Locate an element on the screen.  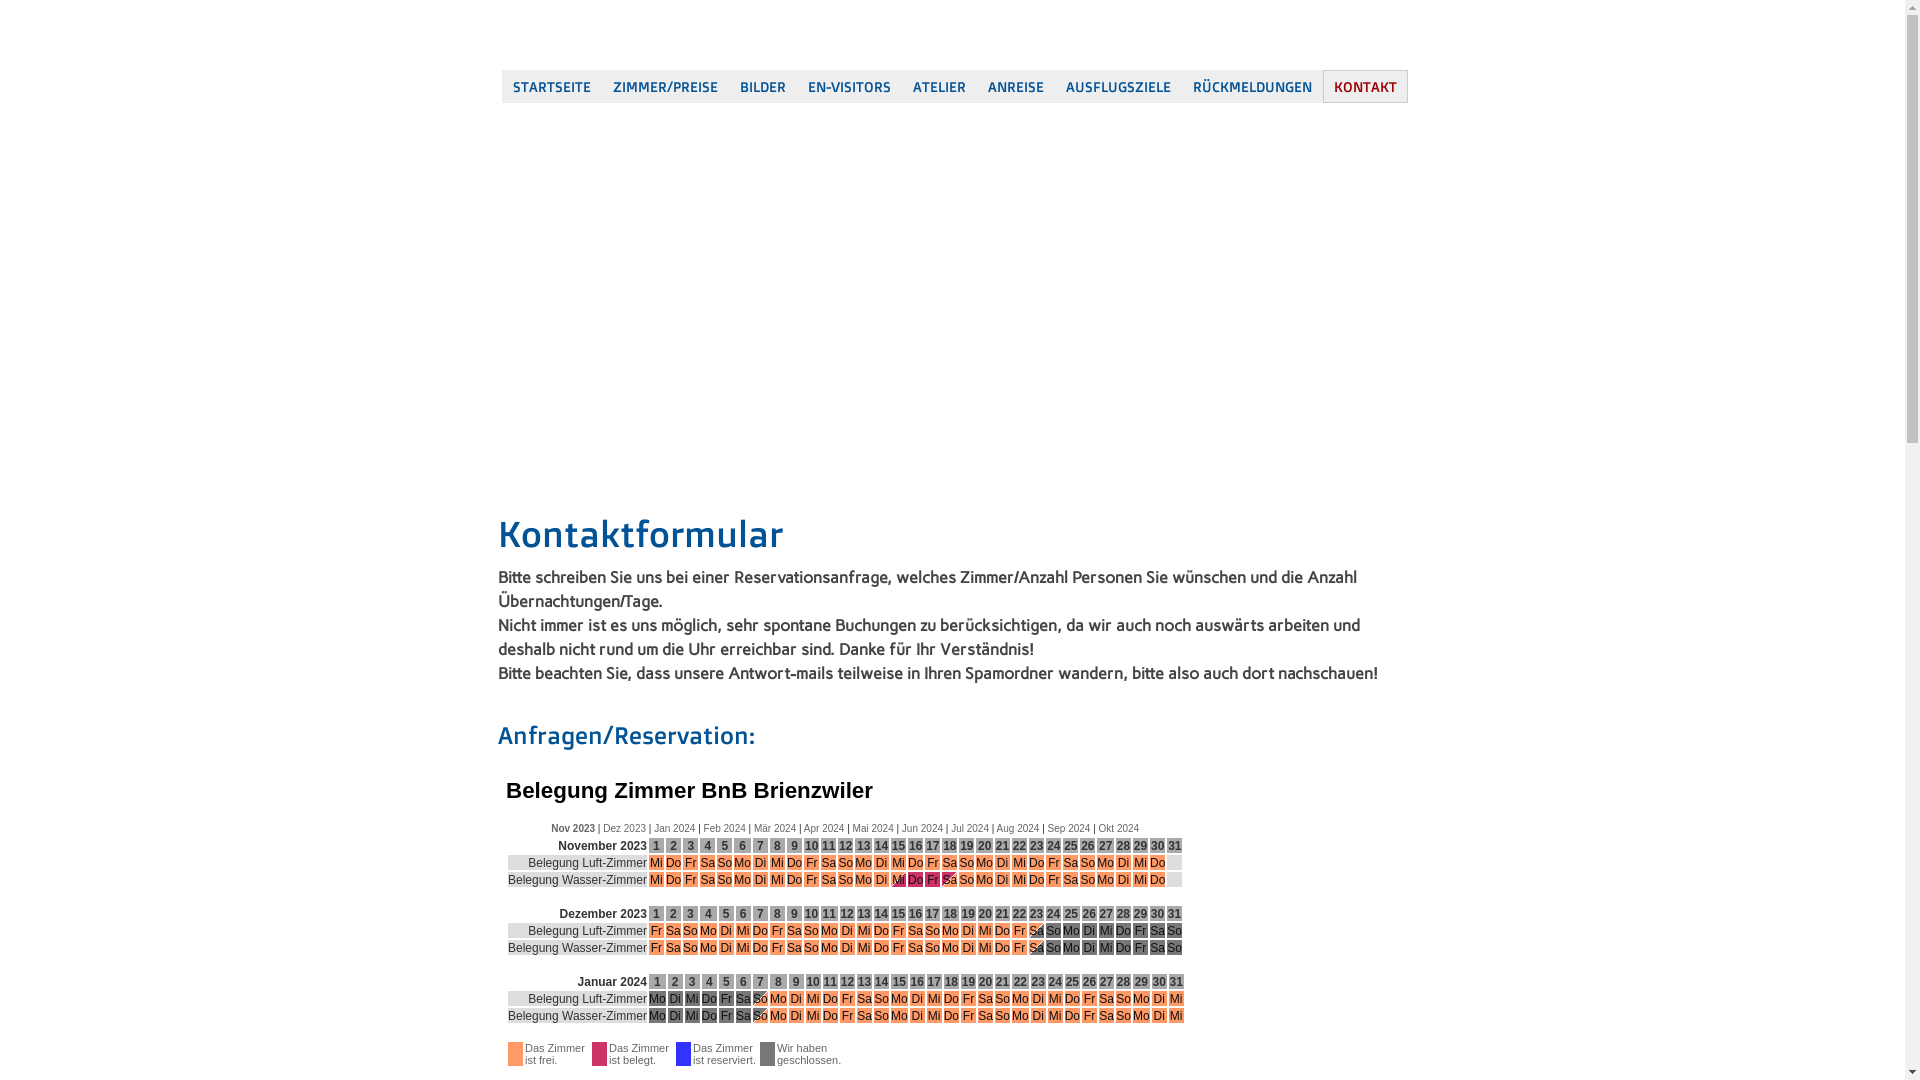
'STARTSEITE' is located at coordinates (502, 85).